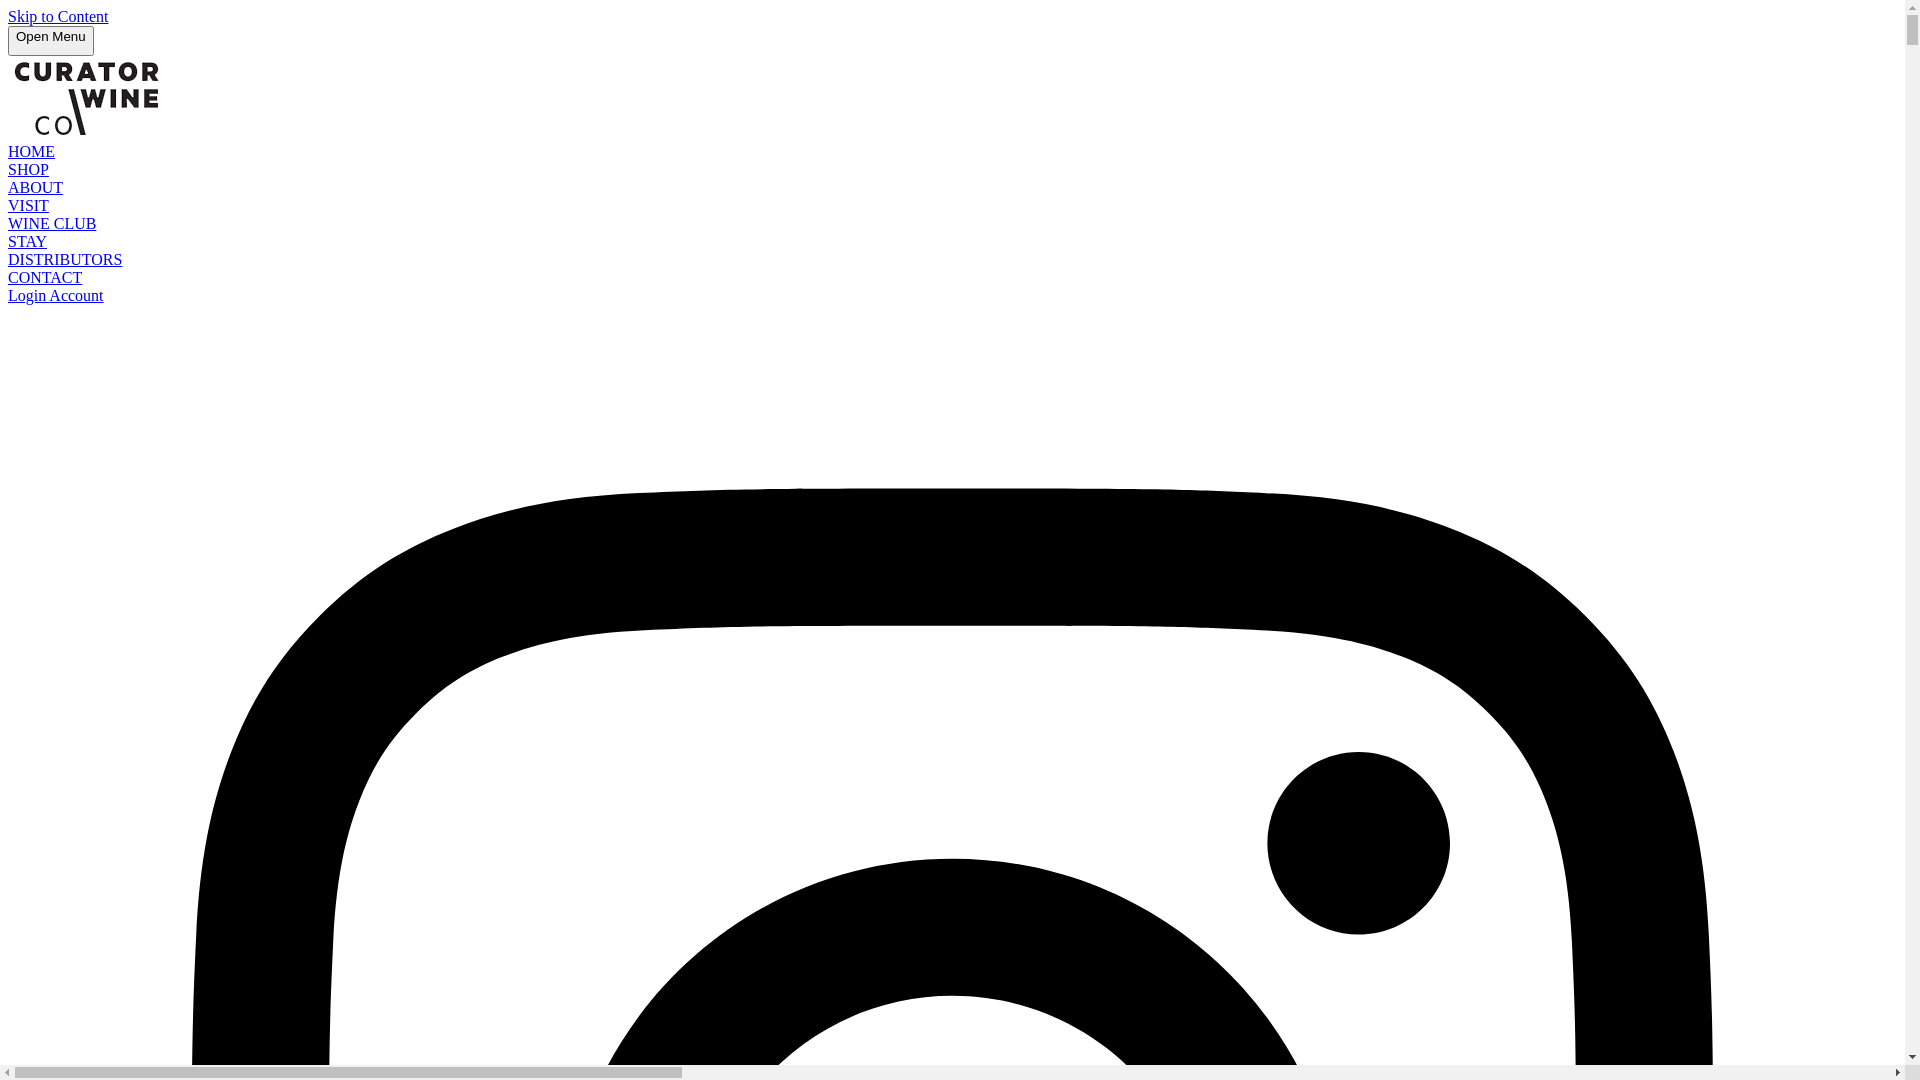 This screenshot has height=1080, width=1920. Describe the element at coordinates (28, 205) in the screenshot. I see `'VISIT'` at that location.